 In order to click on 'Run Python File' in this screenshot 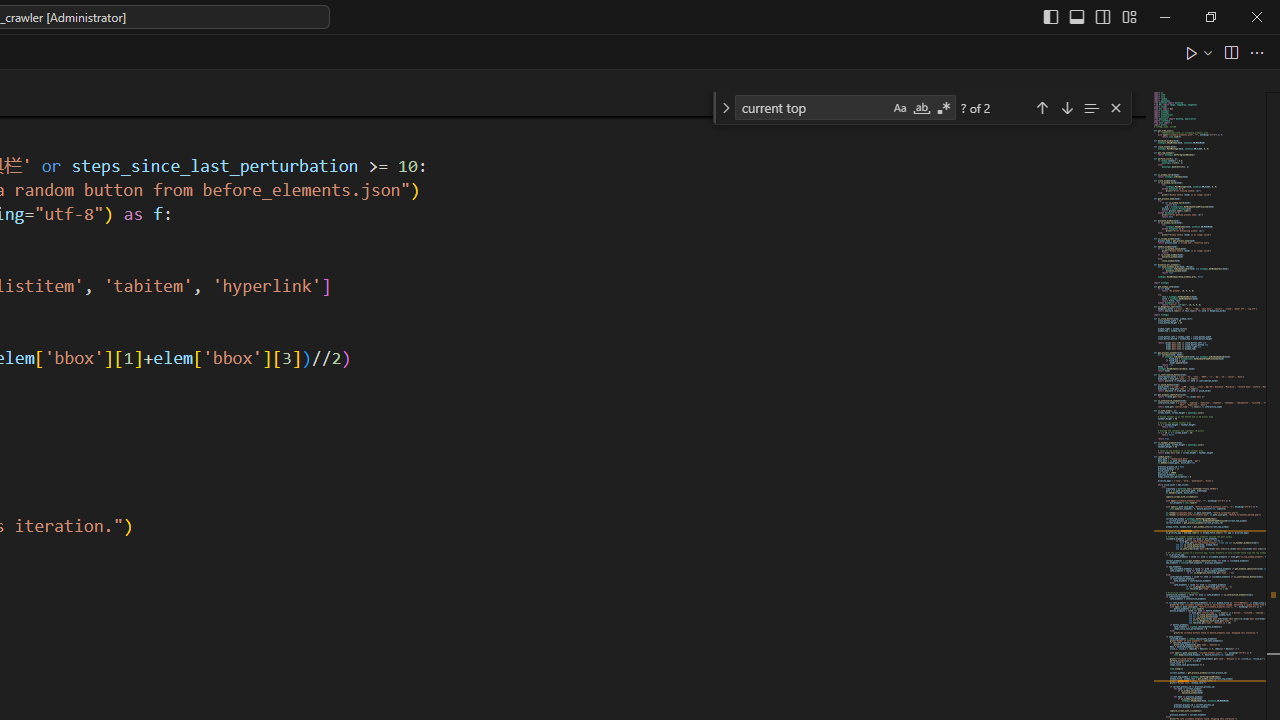, I will do `click(1192, 51)`.